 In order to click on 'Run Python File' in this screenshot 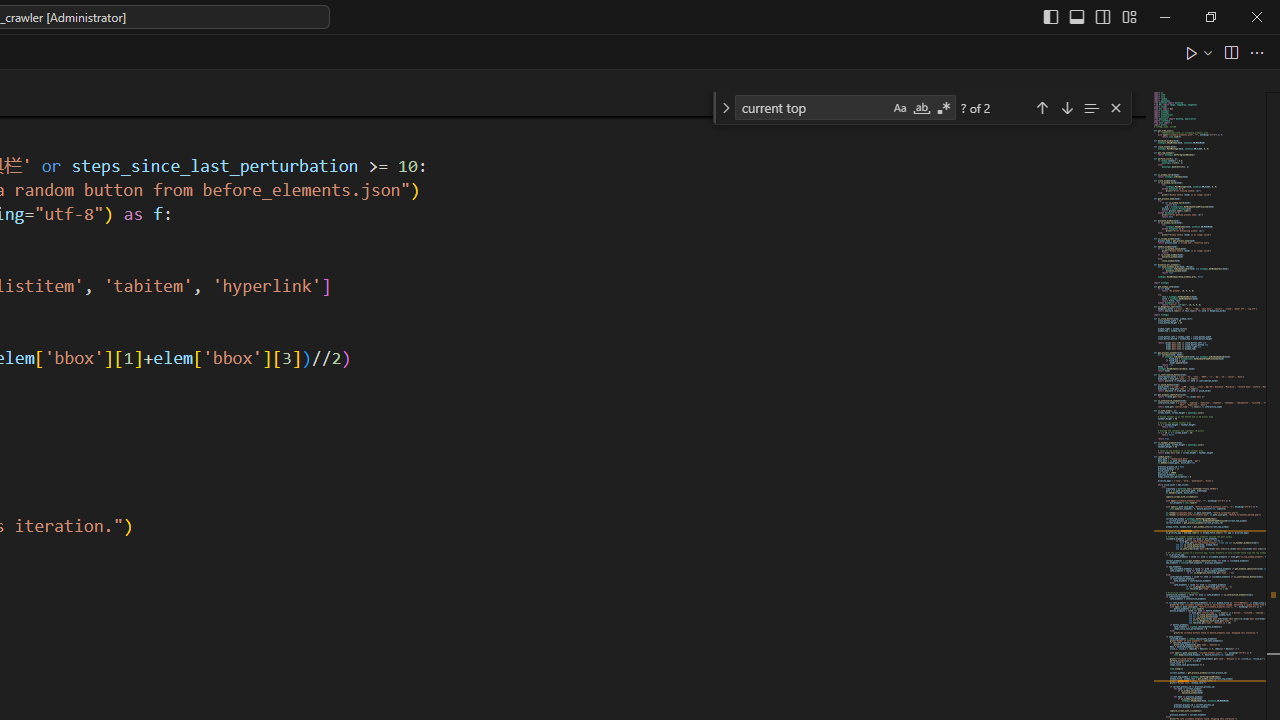, I will do `click(1192, 51)`.